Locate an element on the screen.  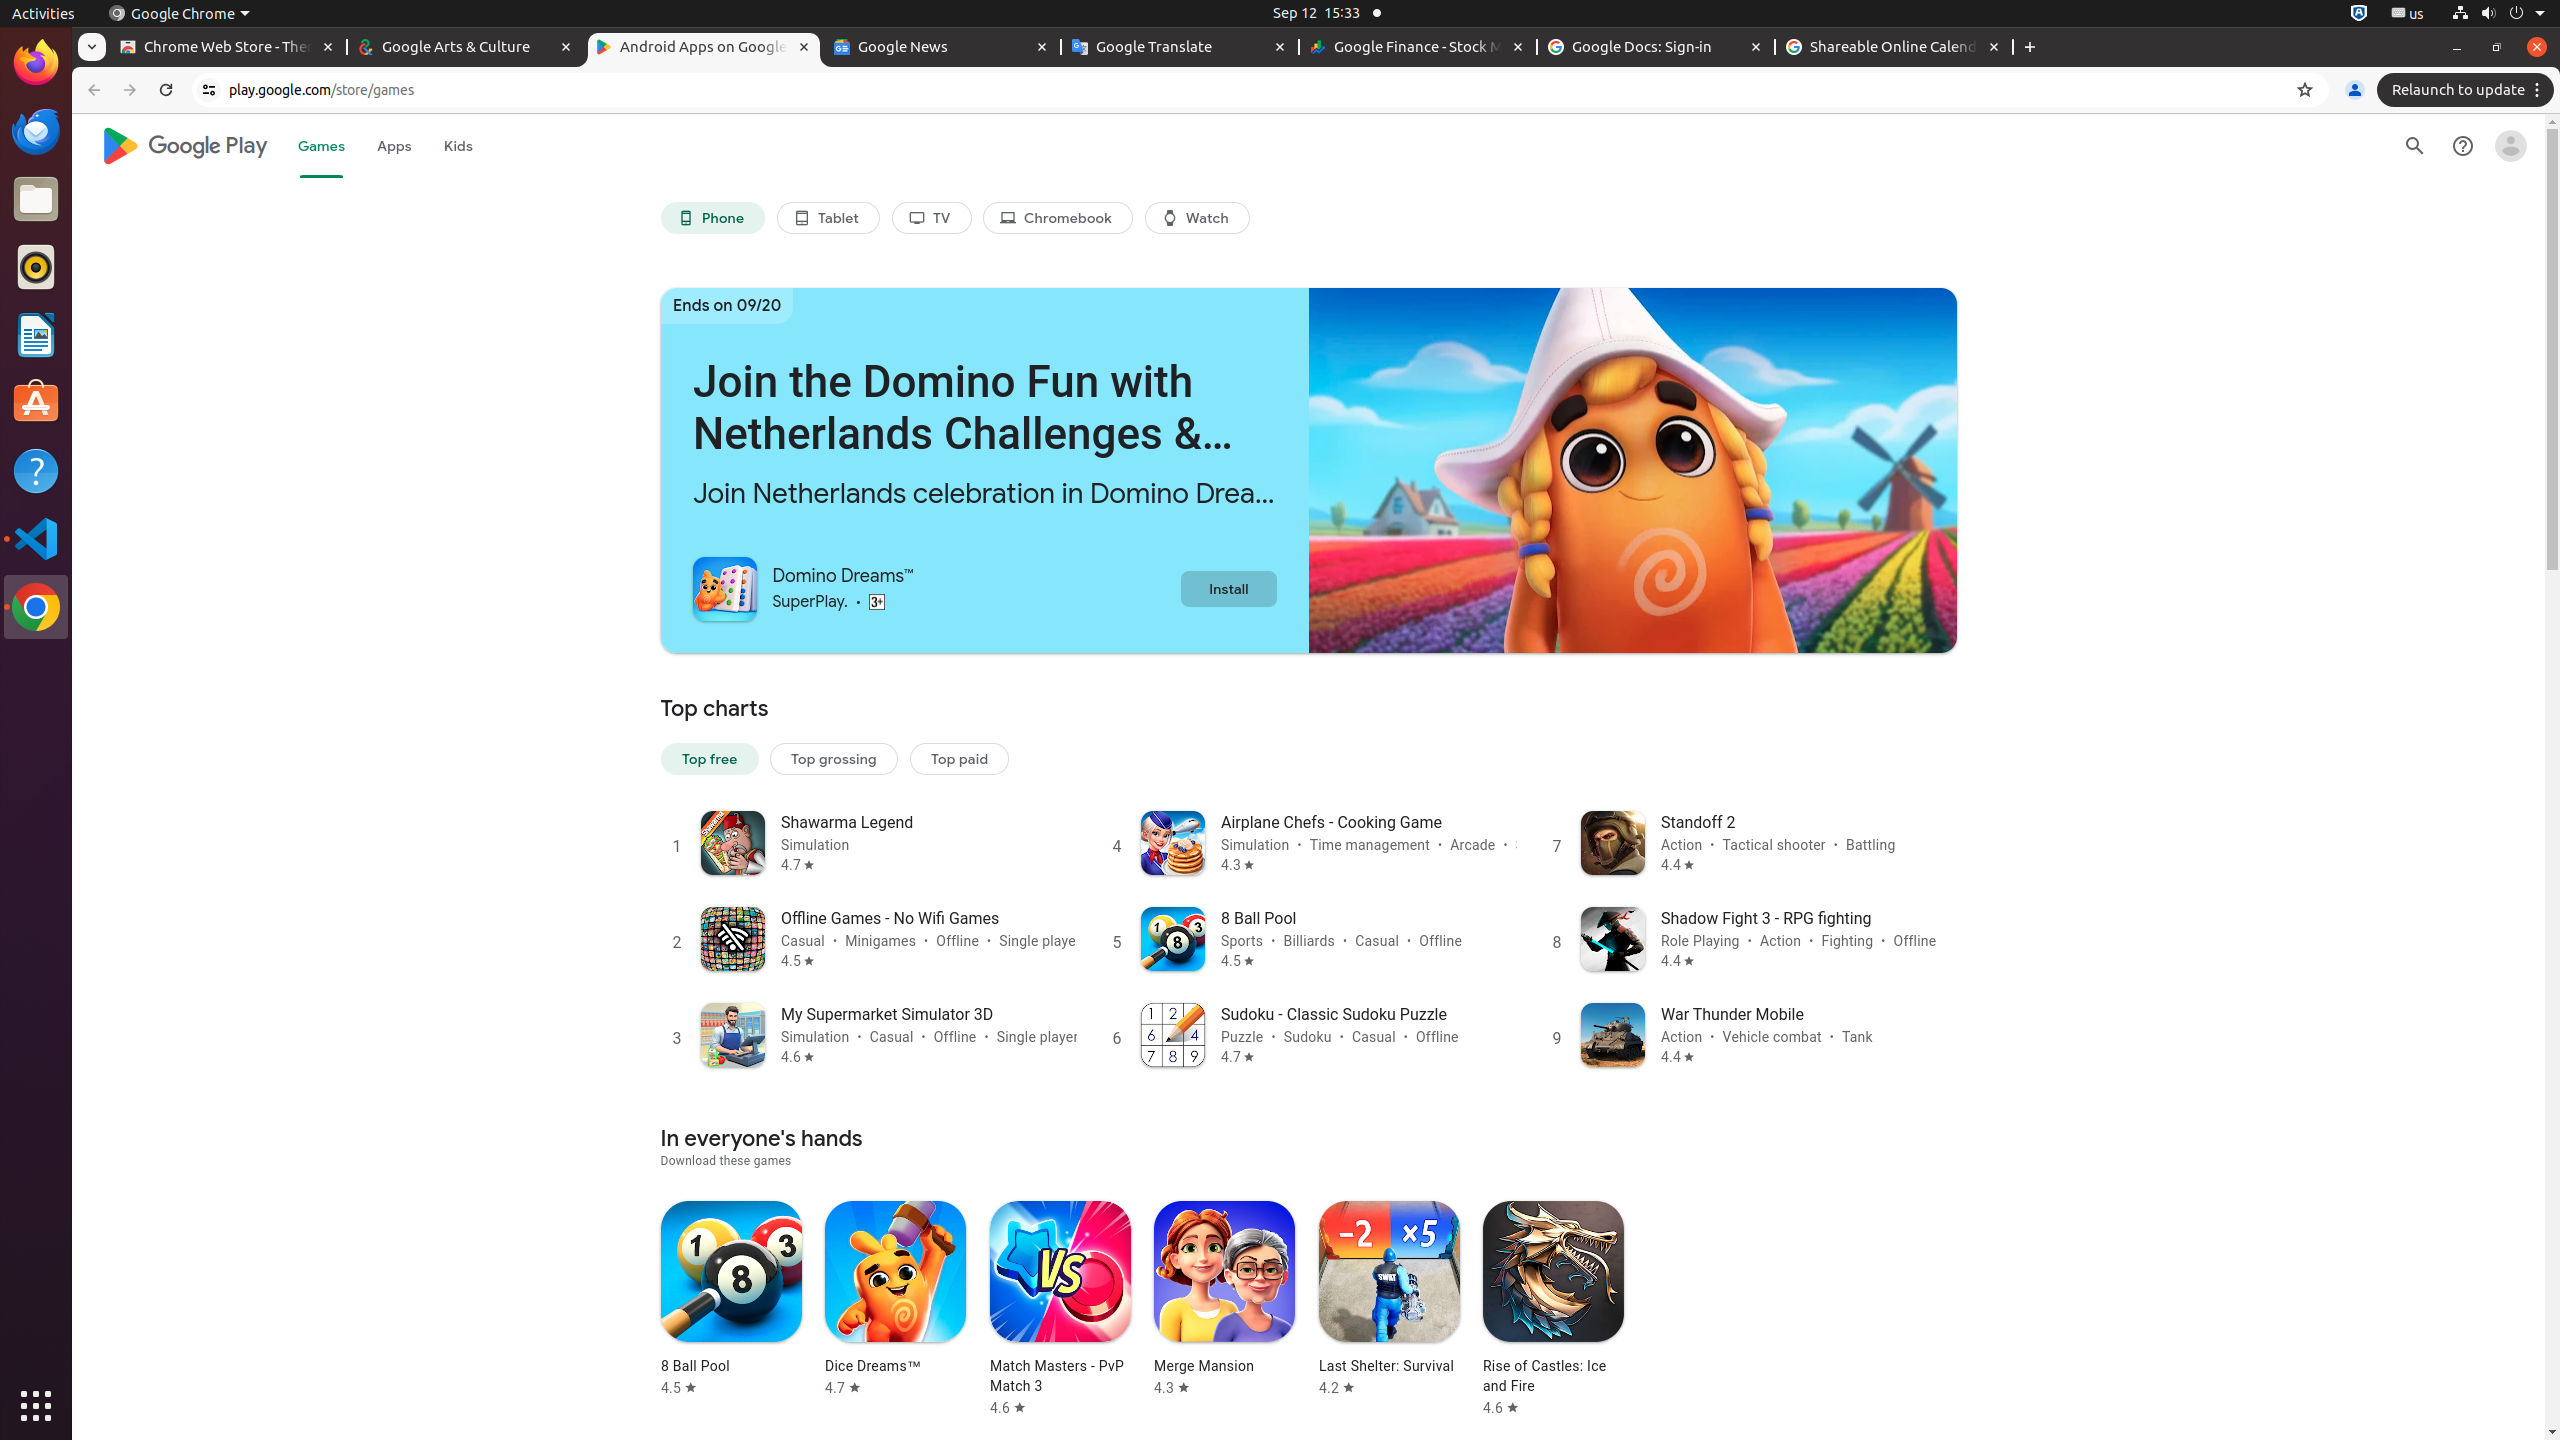
'Top paid' is located at coordinates (959, 758).